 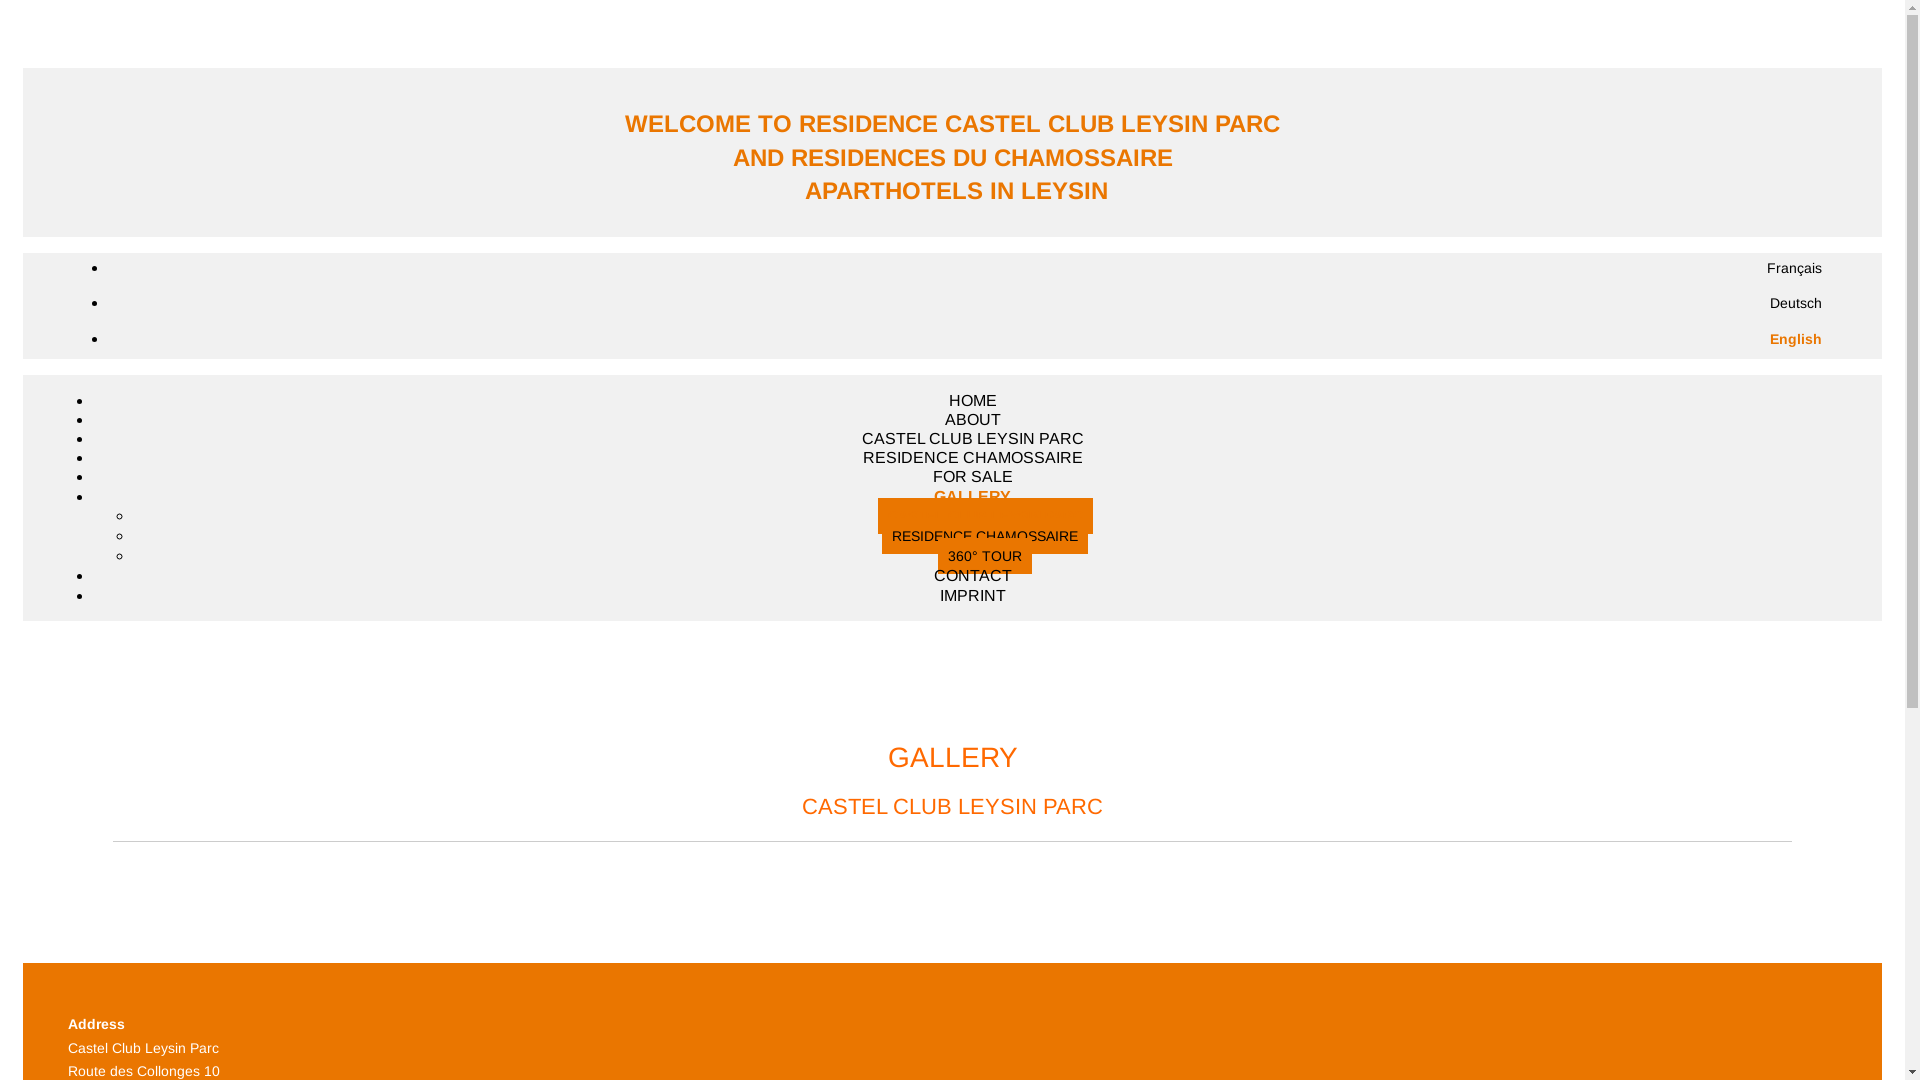 I want to click on 'CONTACT', so click(x=973, y=575).